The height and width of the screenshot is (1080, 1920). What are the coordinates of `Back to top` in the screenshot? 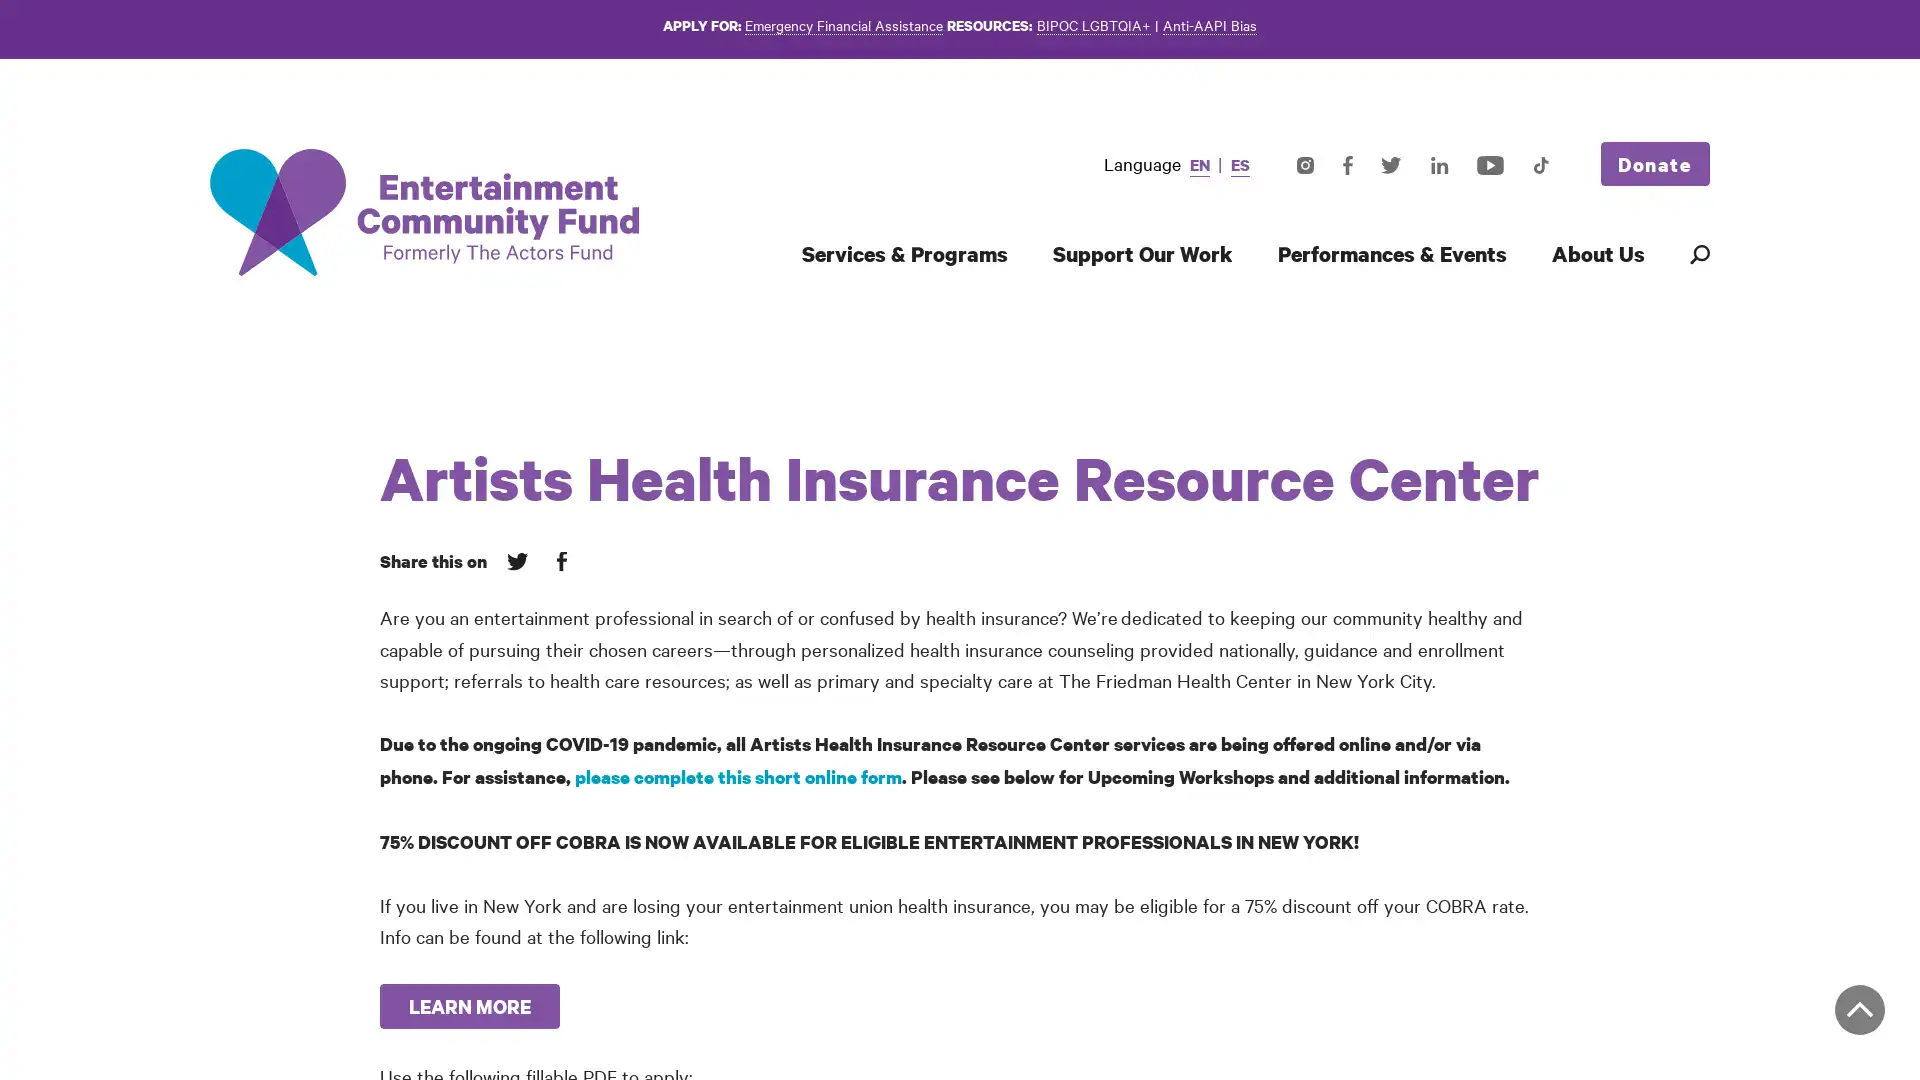 It's located at (1859, 1010).